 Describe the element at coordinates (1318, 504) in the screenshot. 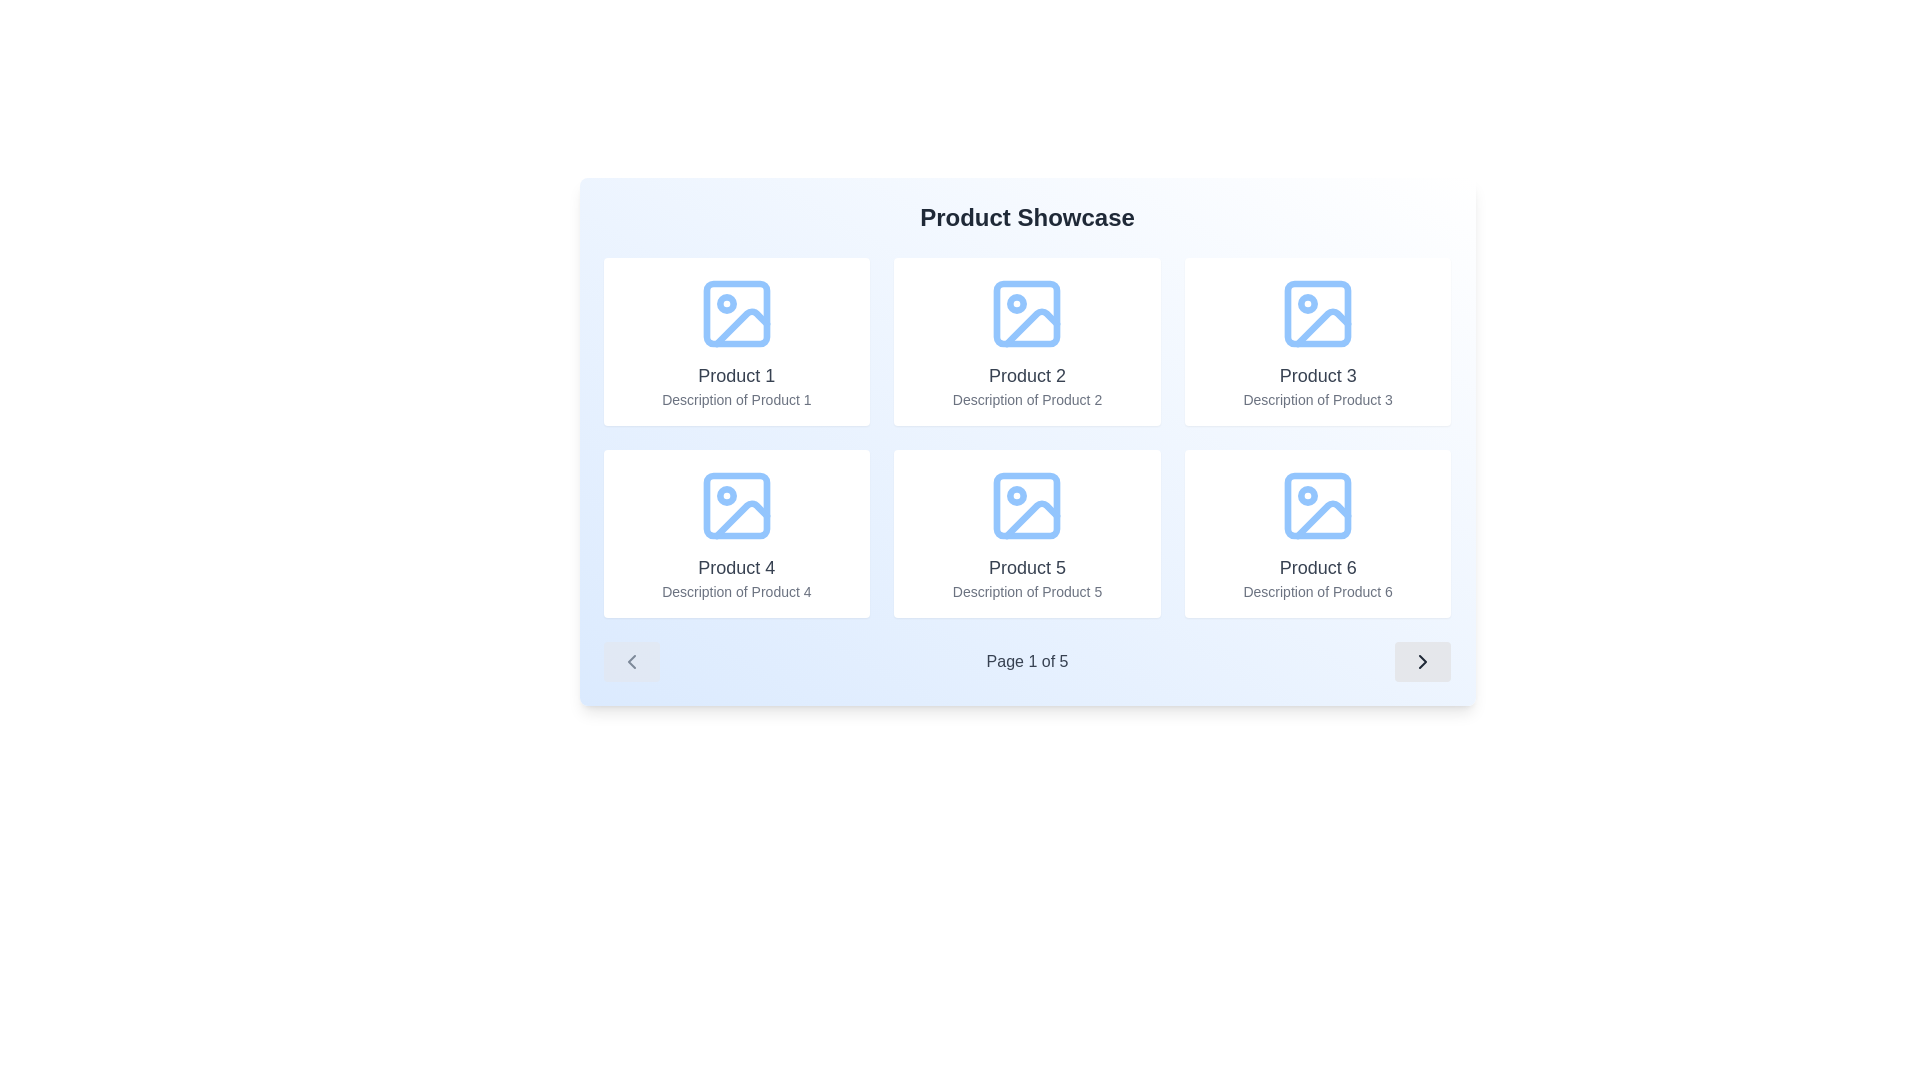

I see `the Decorative SVG element that is part of the picture icon for 'Product 6', located near the bottom-right corner of the icon layout` at that location.